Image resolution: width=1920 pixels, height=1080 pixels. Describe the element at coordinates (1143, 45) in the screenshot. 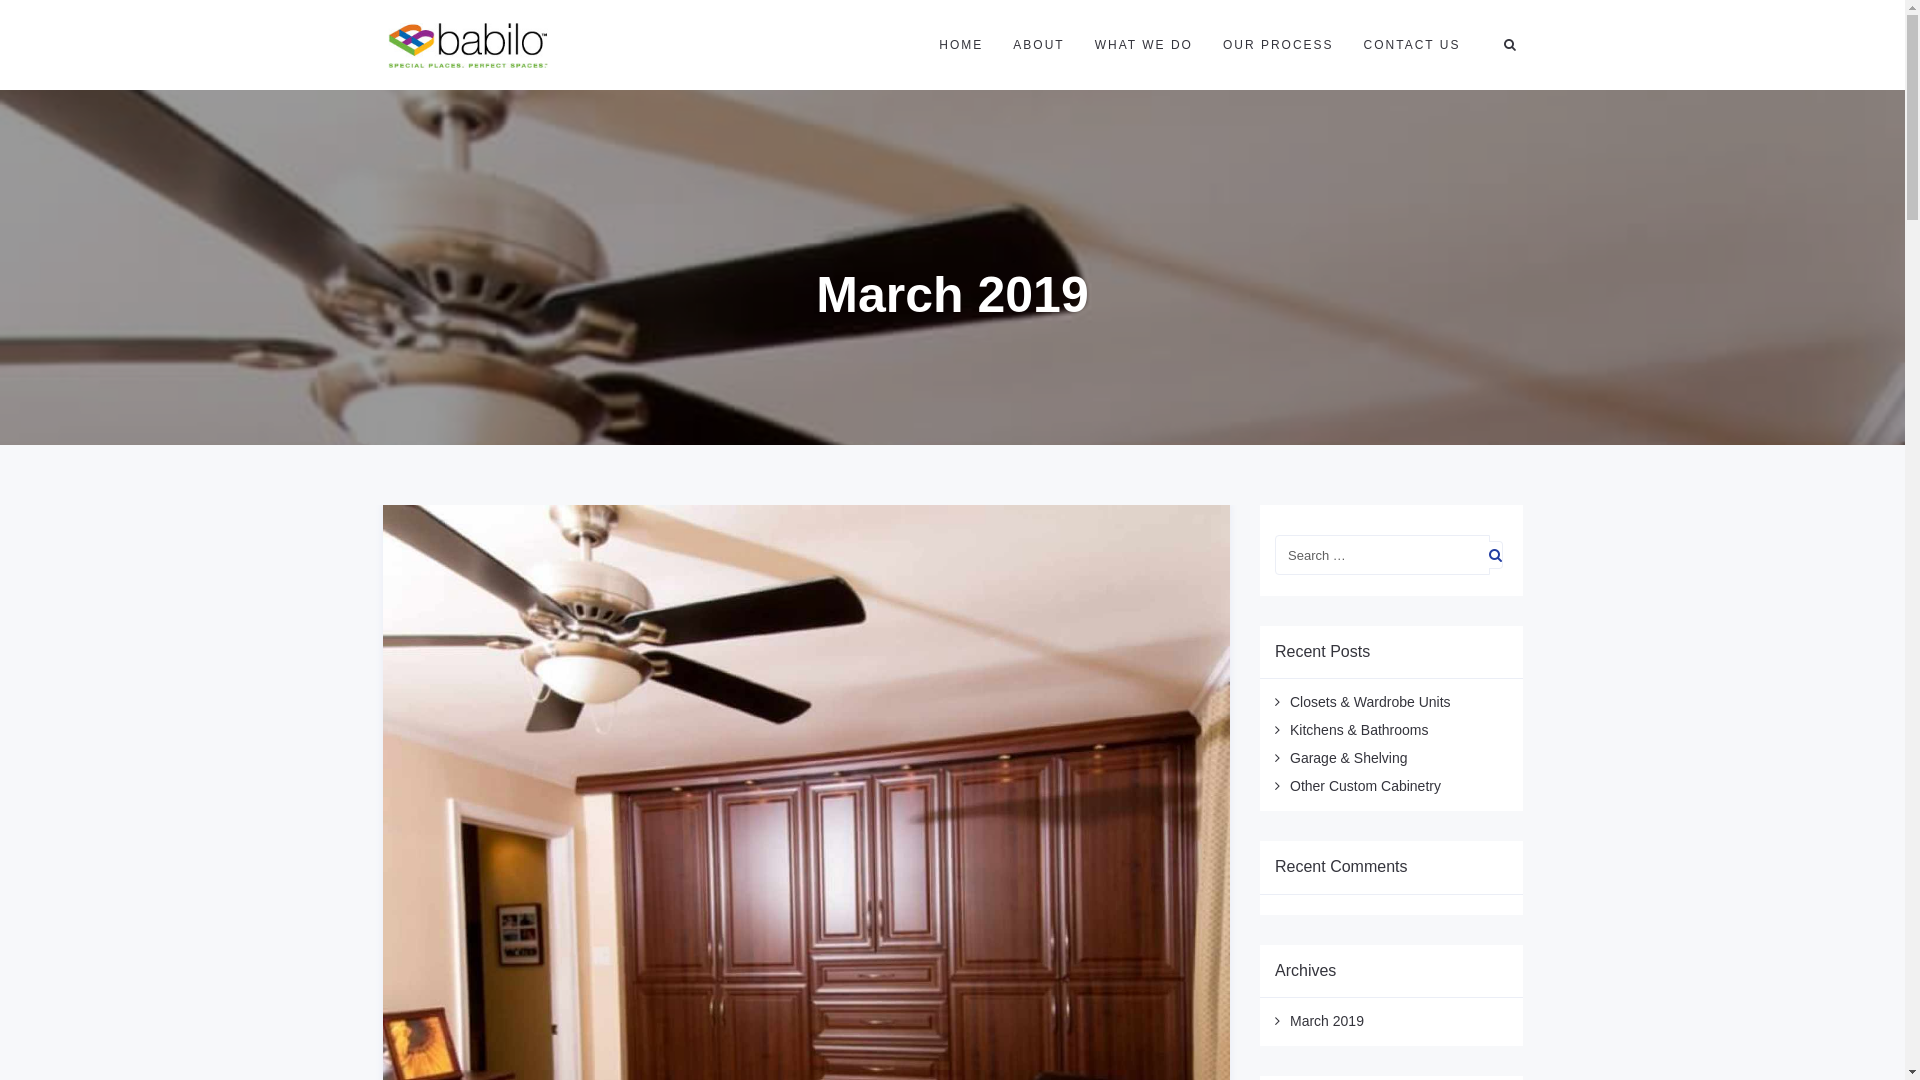

I see `'WHAT WE DO'` at that location.